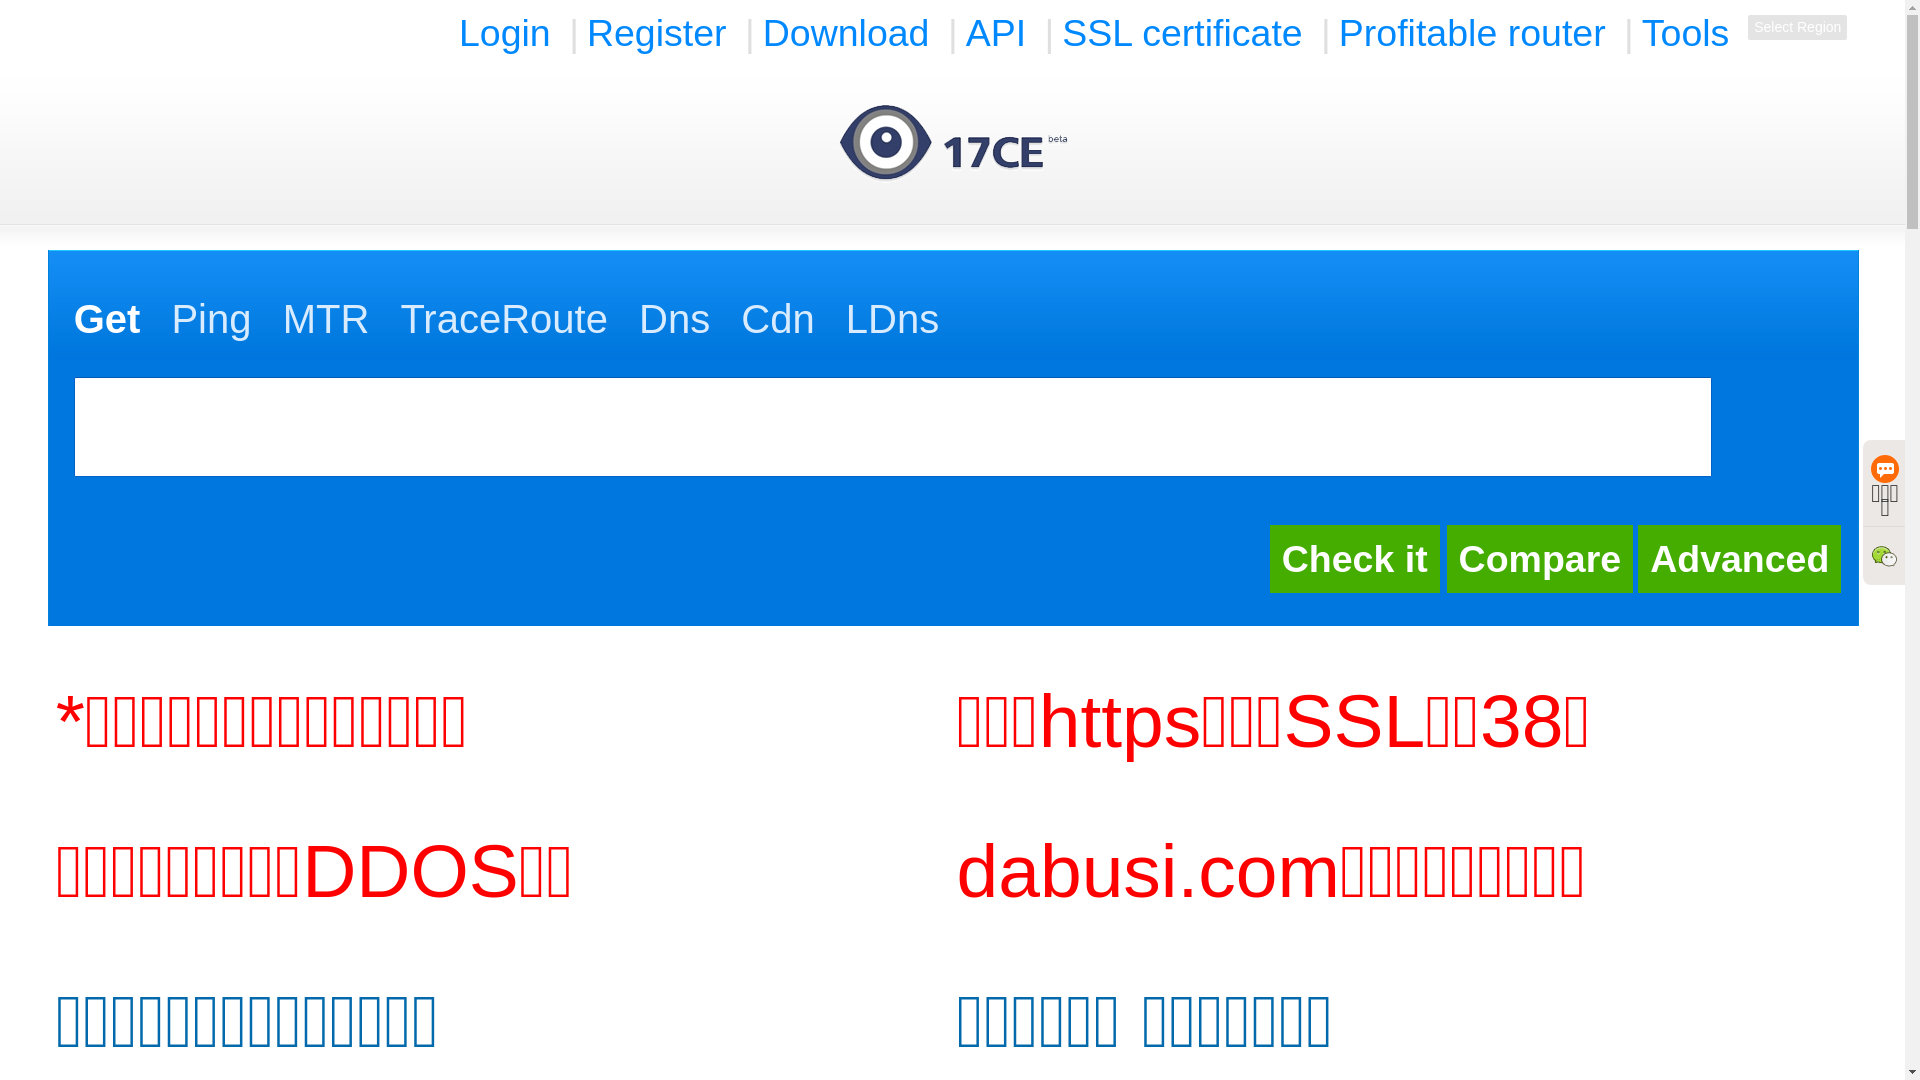  Describe the element at coordinates (326, 318) in the screenshot. I see `'MTR'` at that location.